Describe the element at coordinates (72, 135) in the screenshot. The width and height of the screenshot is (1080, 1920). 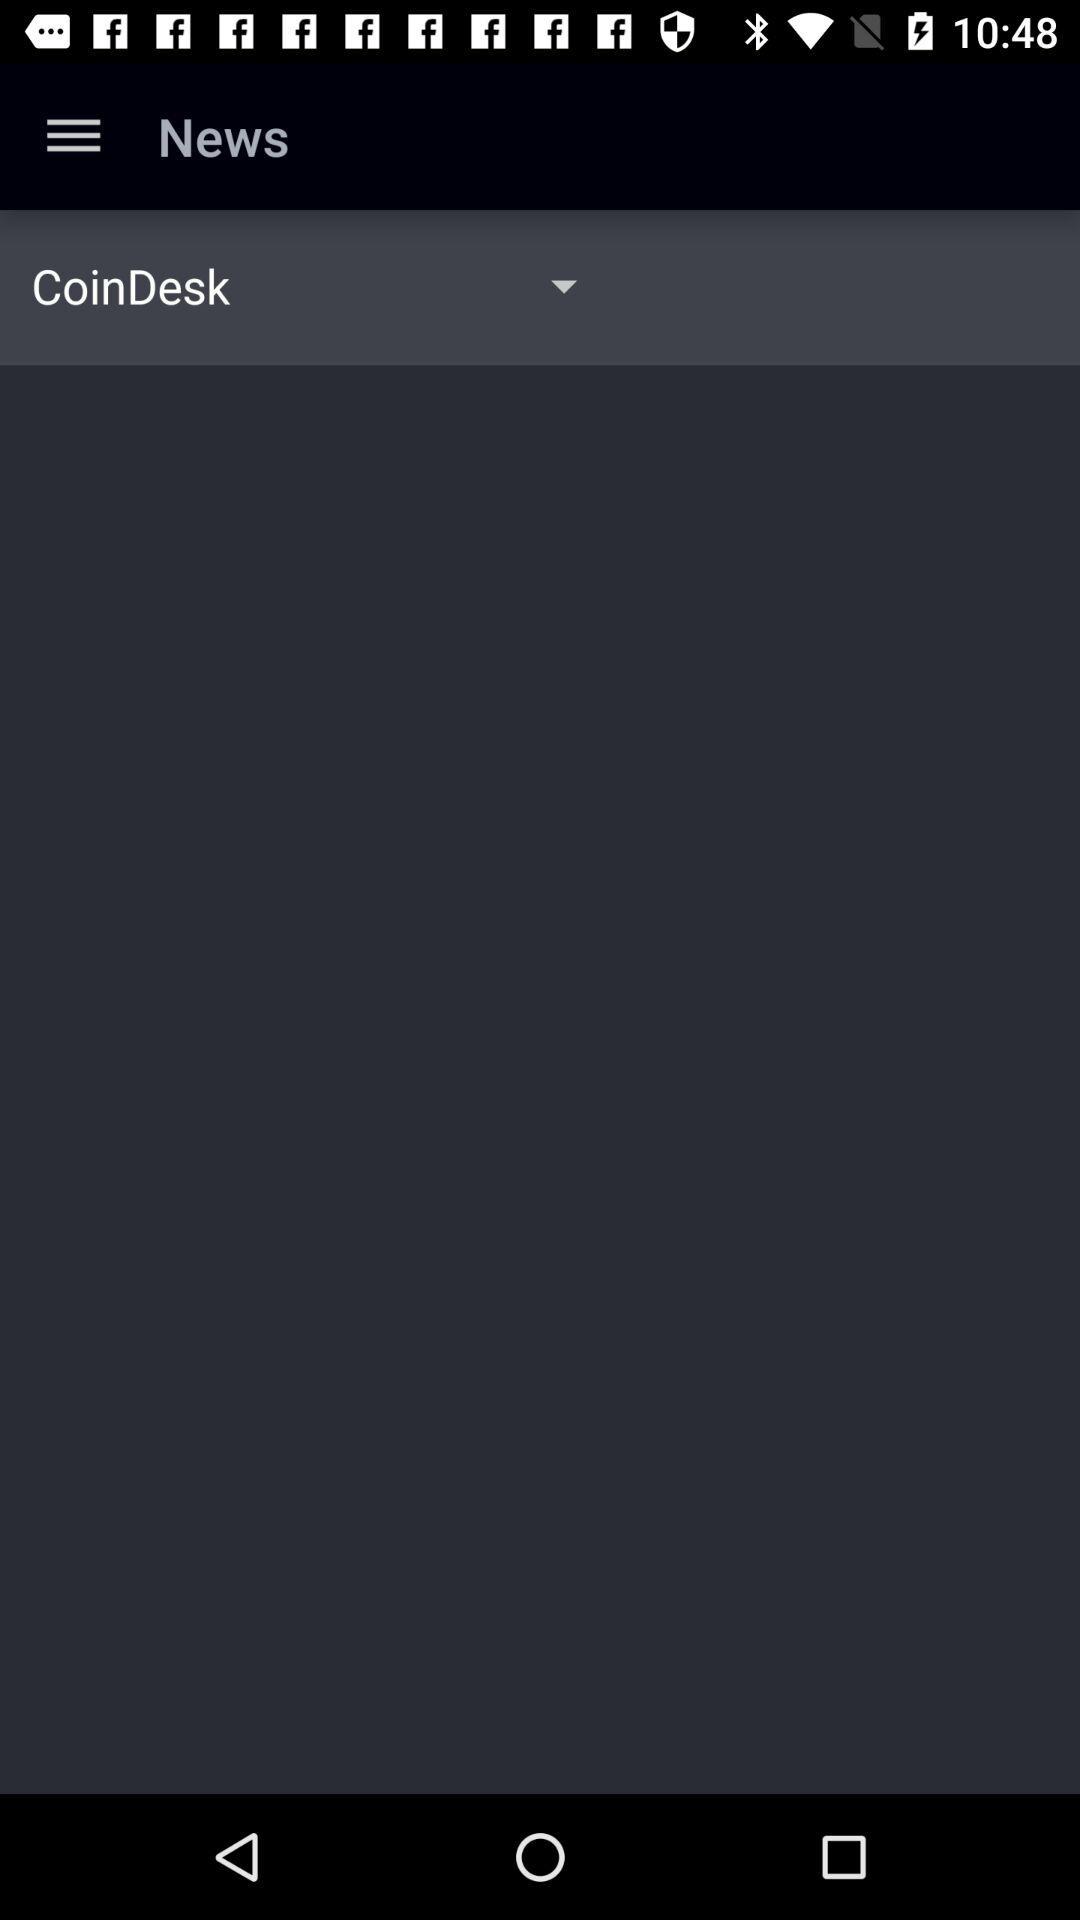
I see `the icon next to news item` at that location.